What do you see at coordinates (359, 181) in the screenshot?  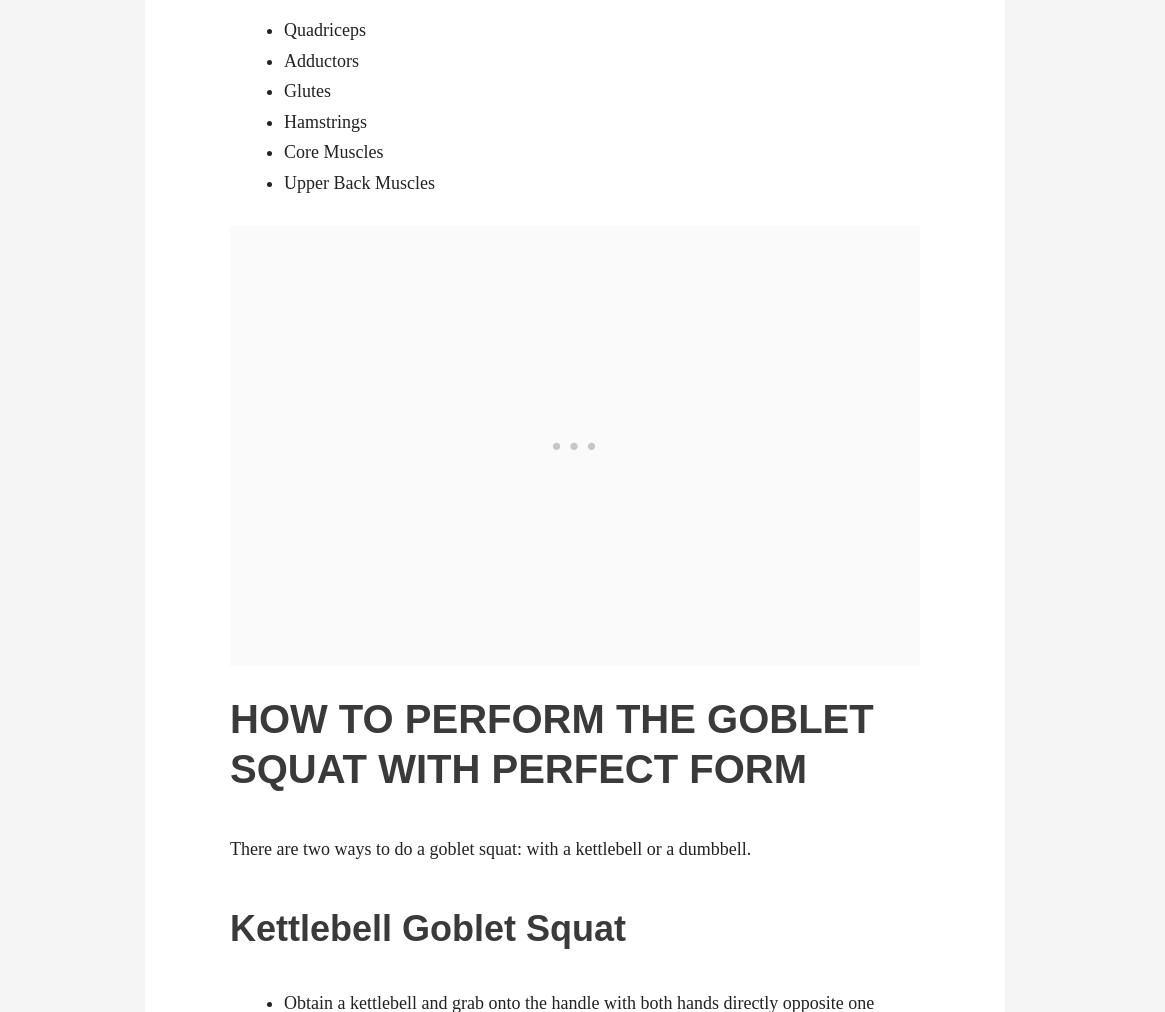 I see `'Upper Back Muscles'` at bounding box center [359, 181].